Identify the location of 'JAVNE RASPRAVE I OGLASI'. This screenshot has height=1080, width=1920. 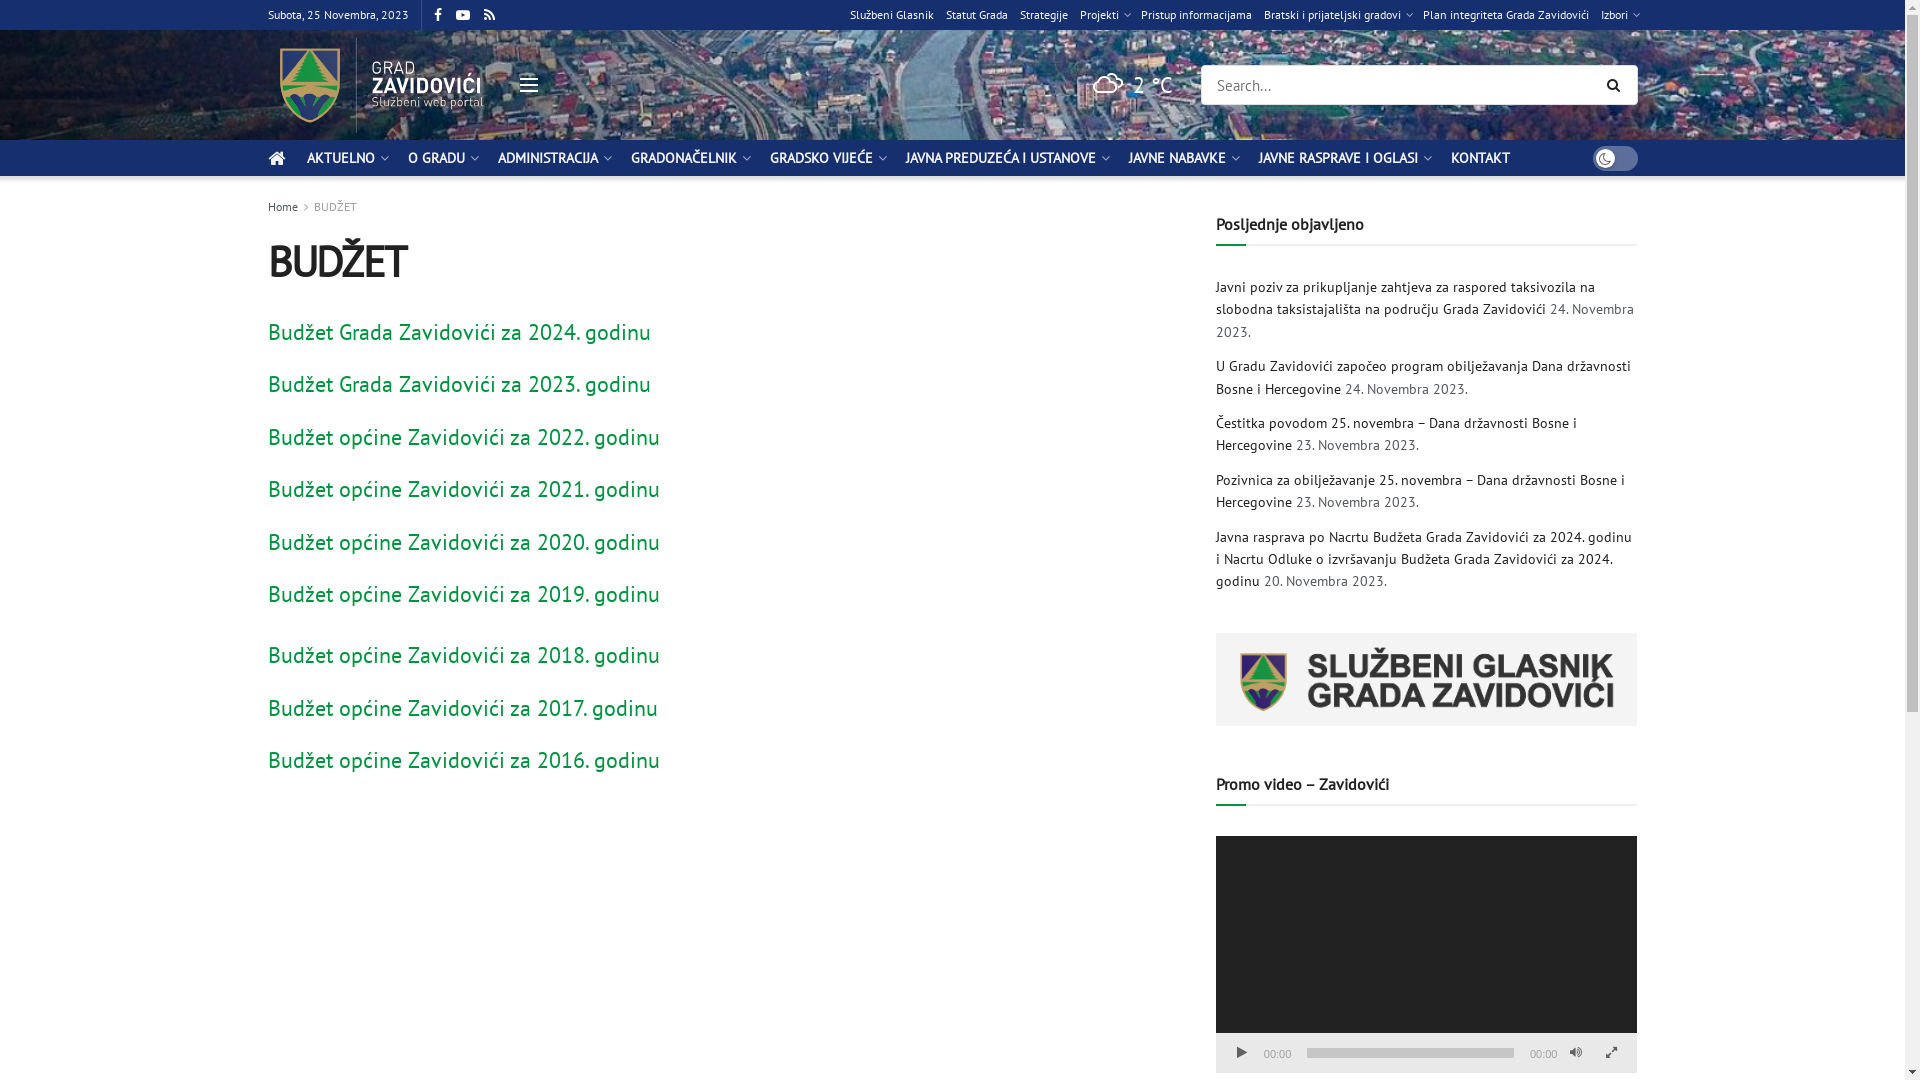
(1343, 157).